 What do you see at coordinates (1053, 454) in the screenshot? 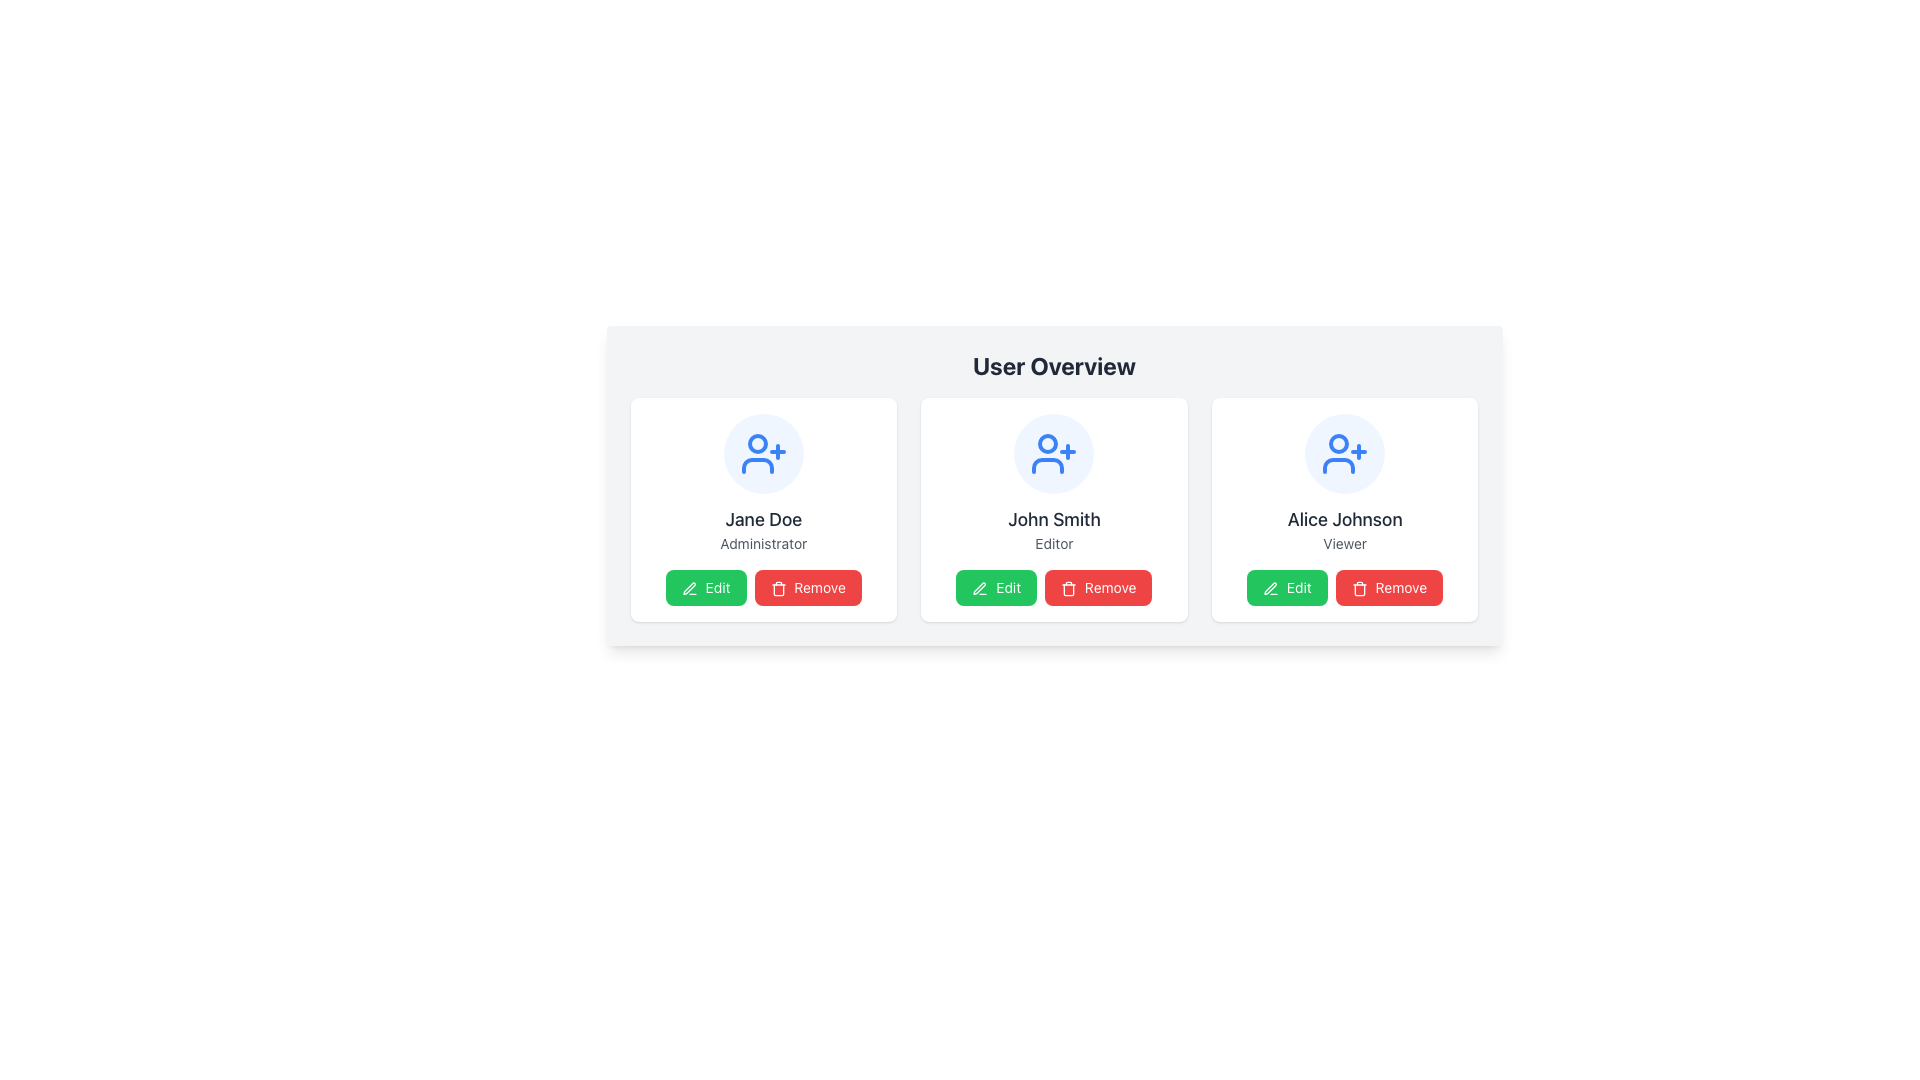
I see `the user add icon related to the profile card for 'John Smith' located in the middle column of user profile cards under 'User Overview'` at bounding box center [1053, 454].